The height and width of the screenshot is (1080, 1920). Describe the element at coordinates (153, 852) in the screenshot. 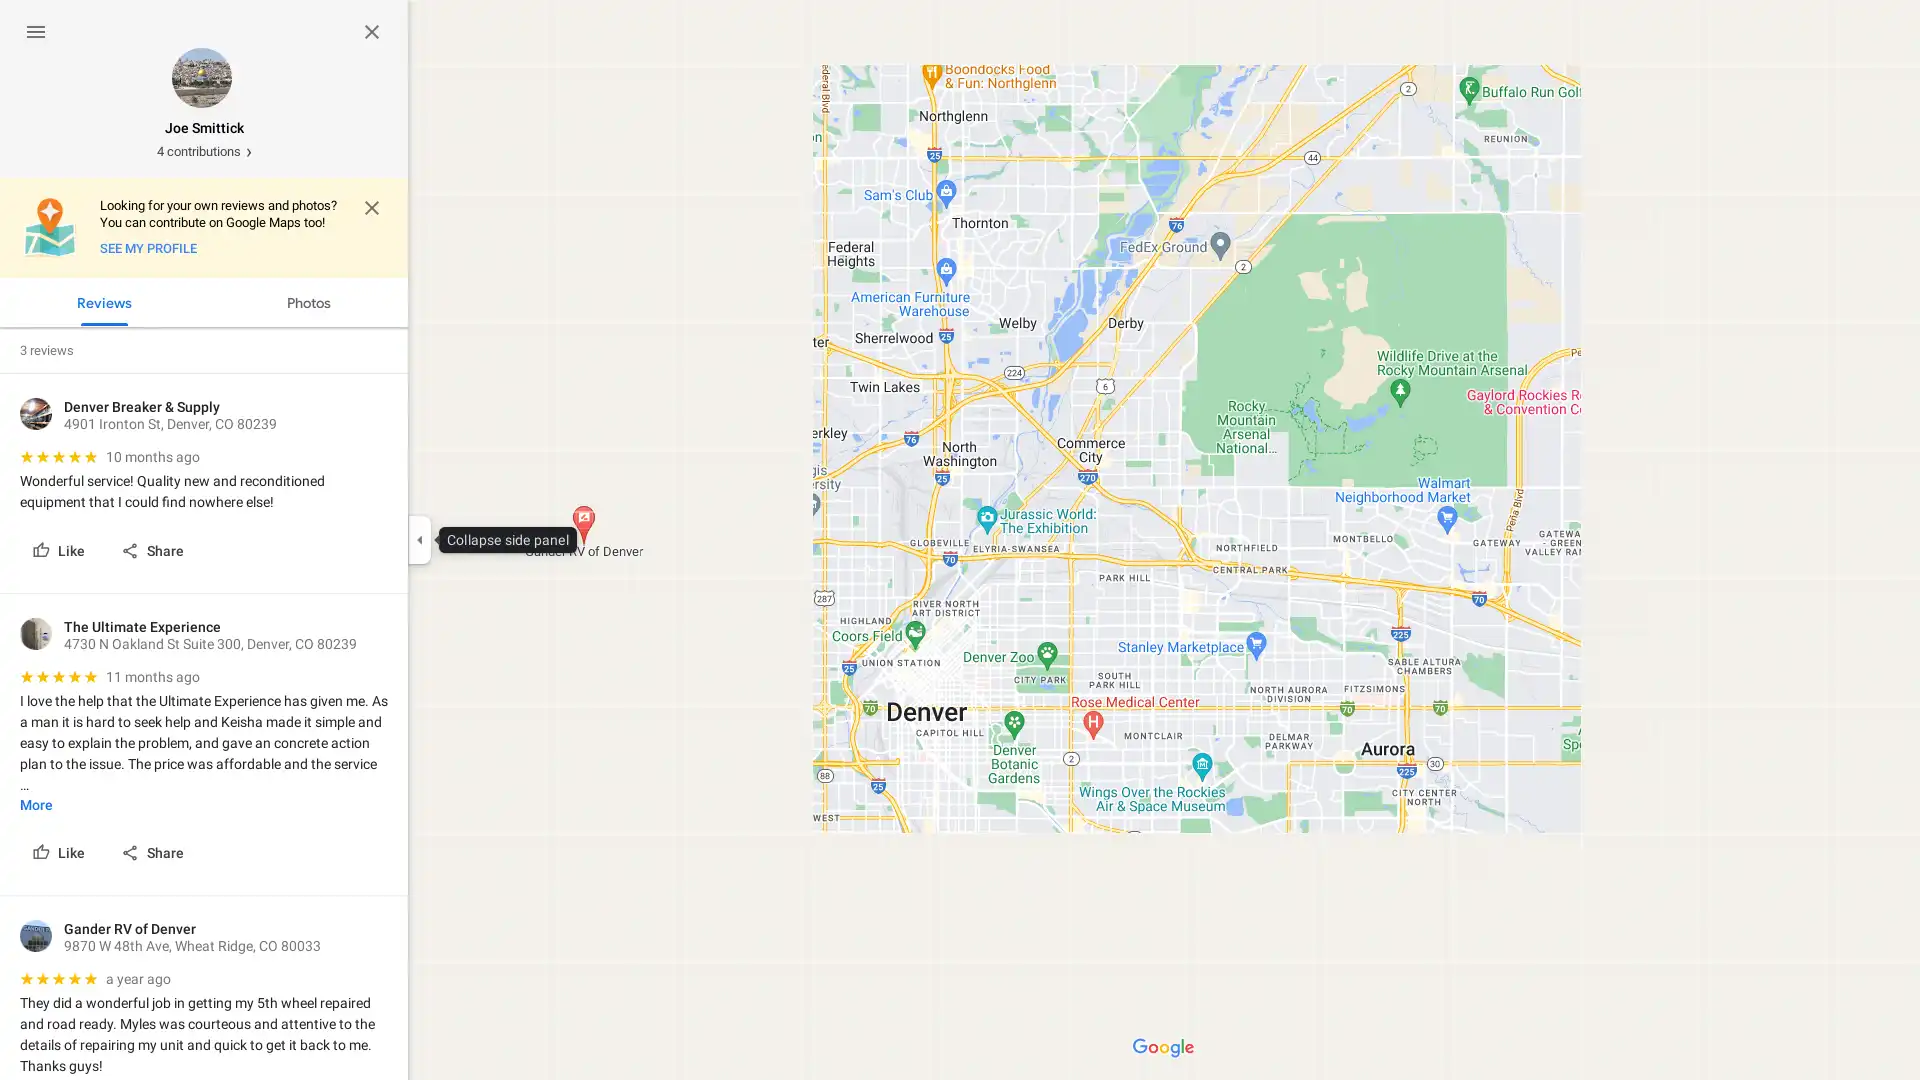

I see `Share The Ultimate Experience's review.` at that location.